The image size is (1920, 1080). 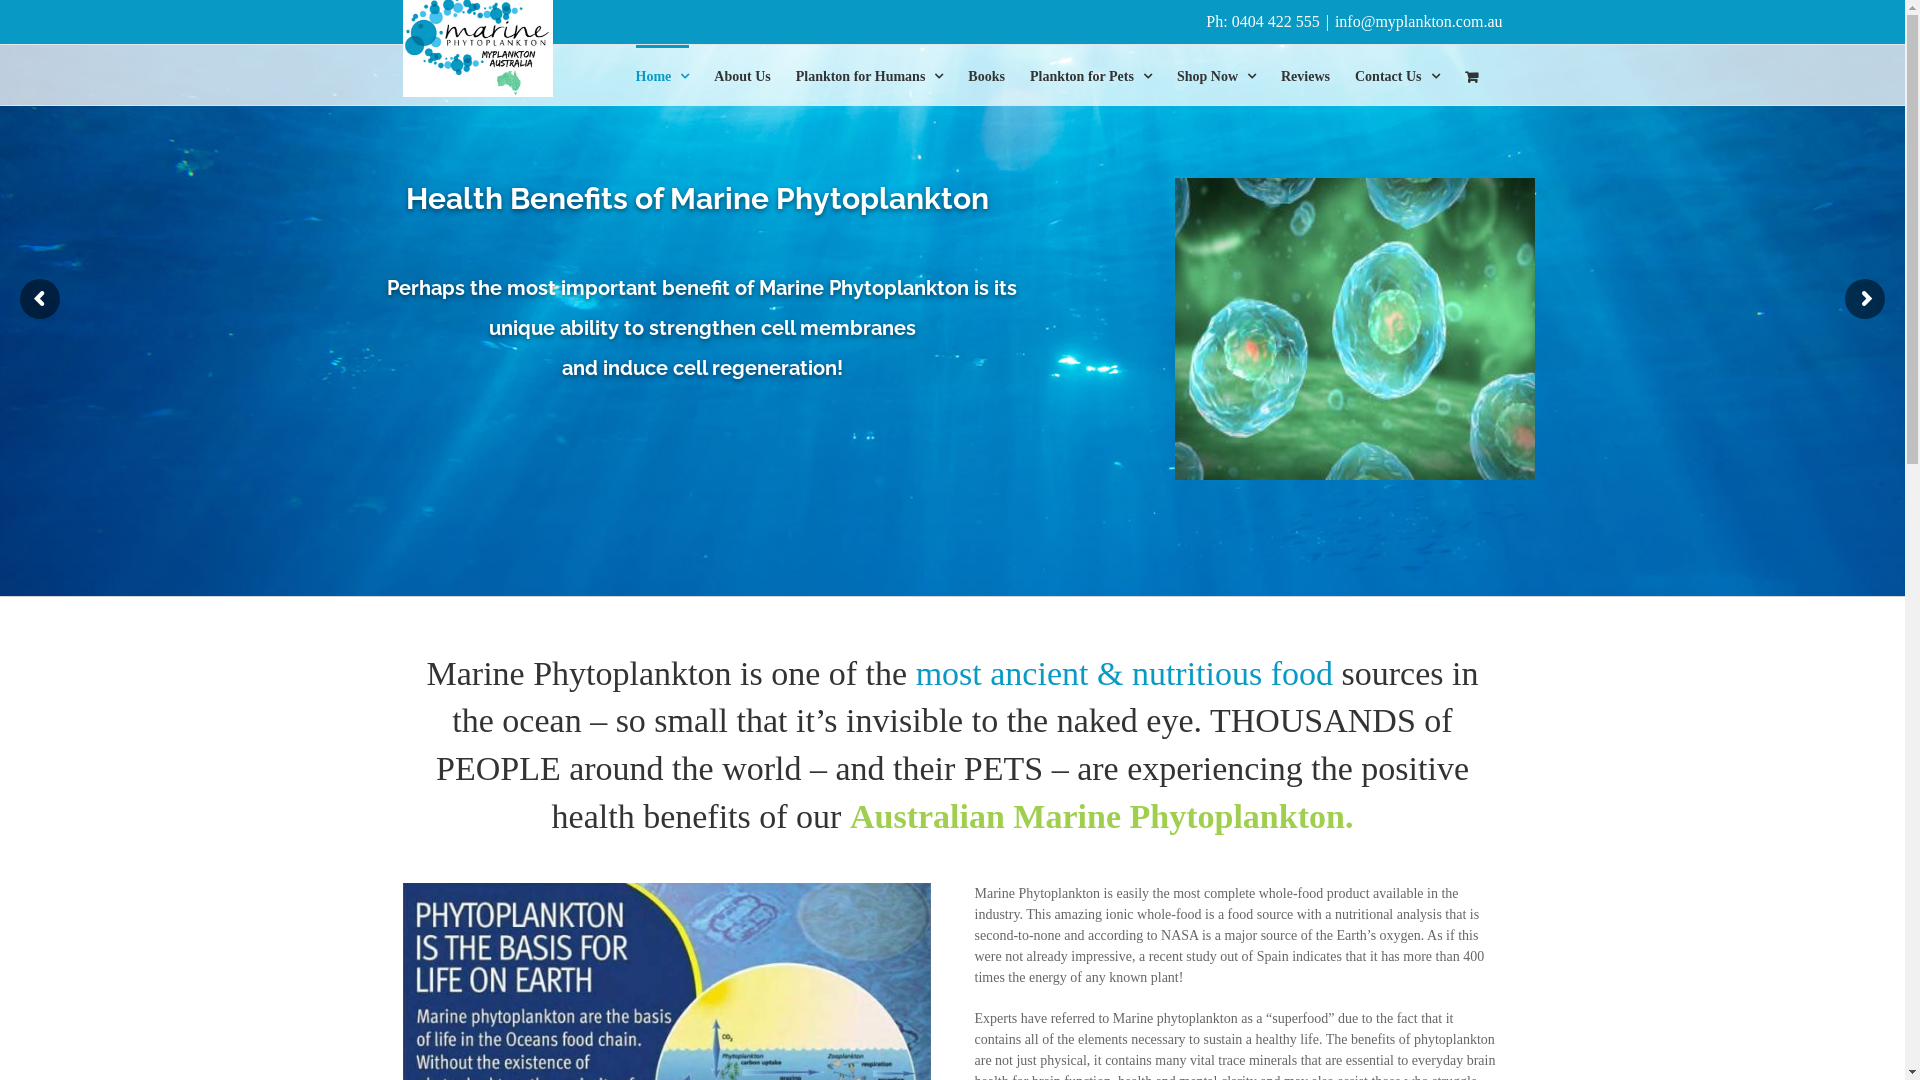 I want to click on 'Ph: 0404 422 555', so click(x=1261, y=21).